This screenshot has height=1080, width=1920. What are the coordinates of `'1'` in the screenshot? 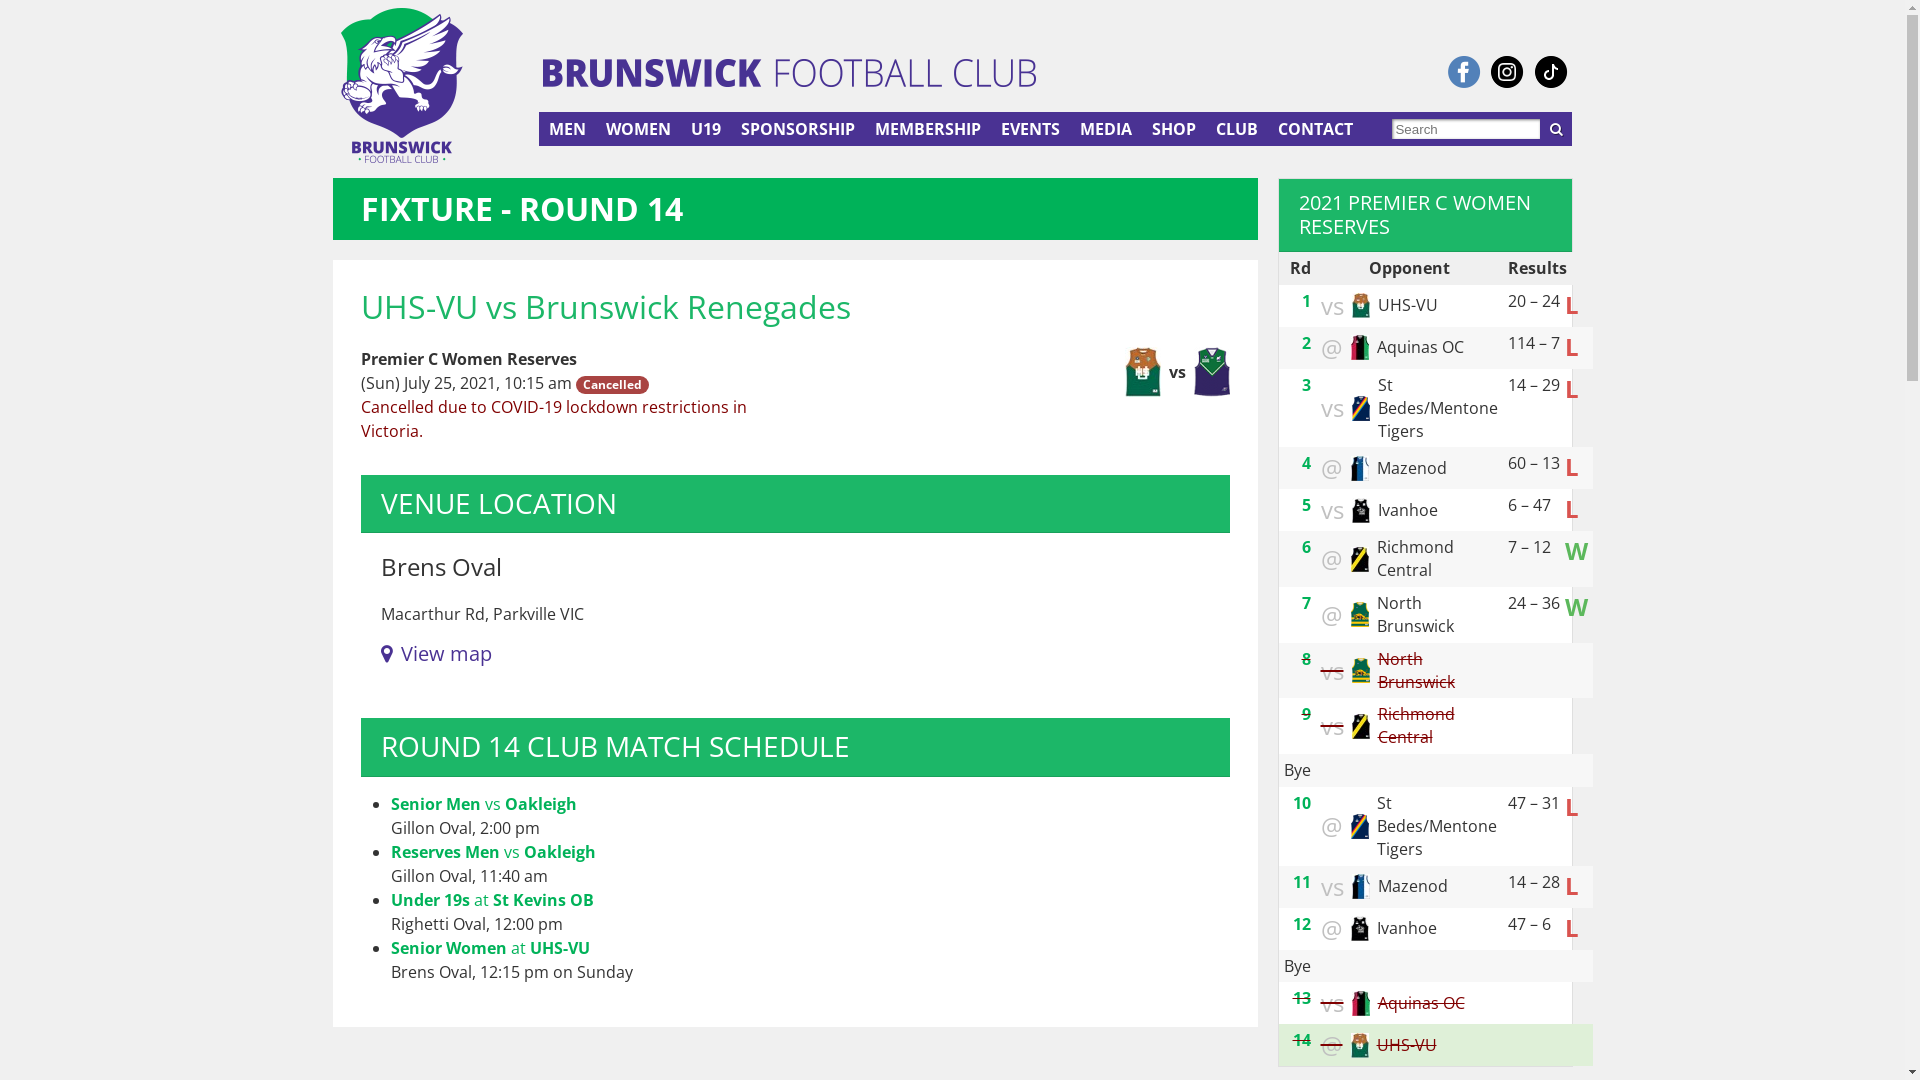 It's located at (1306, 300).